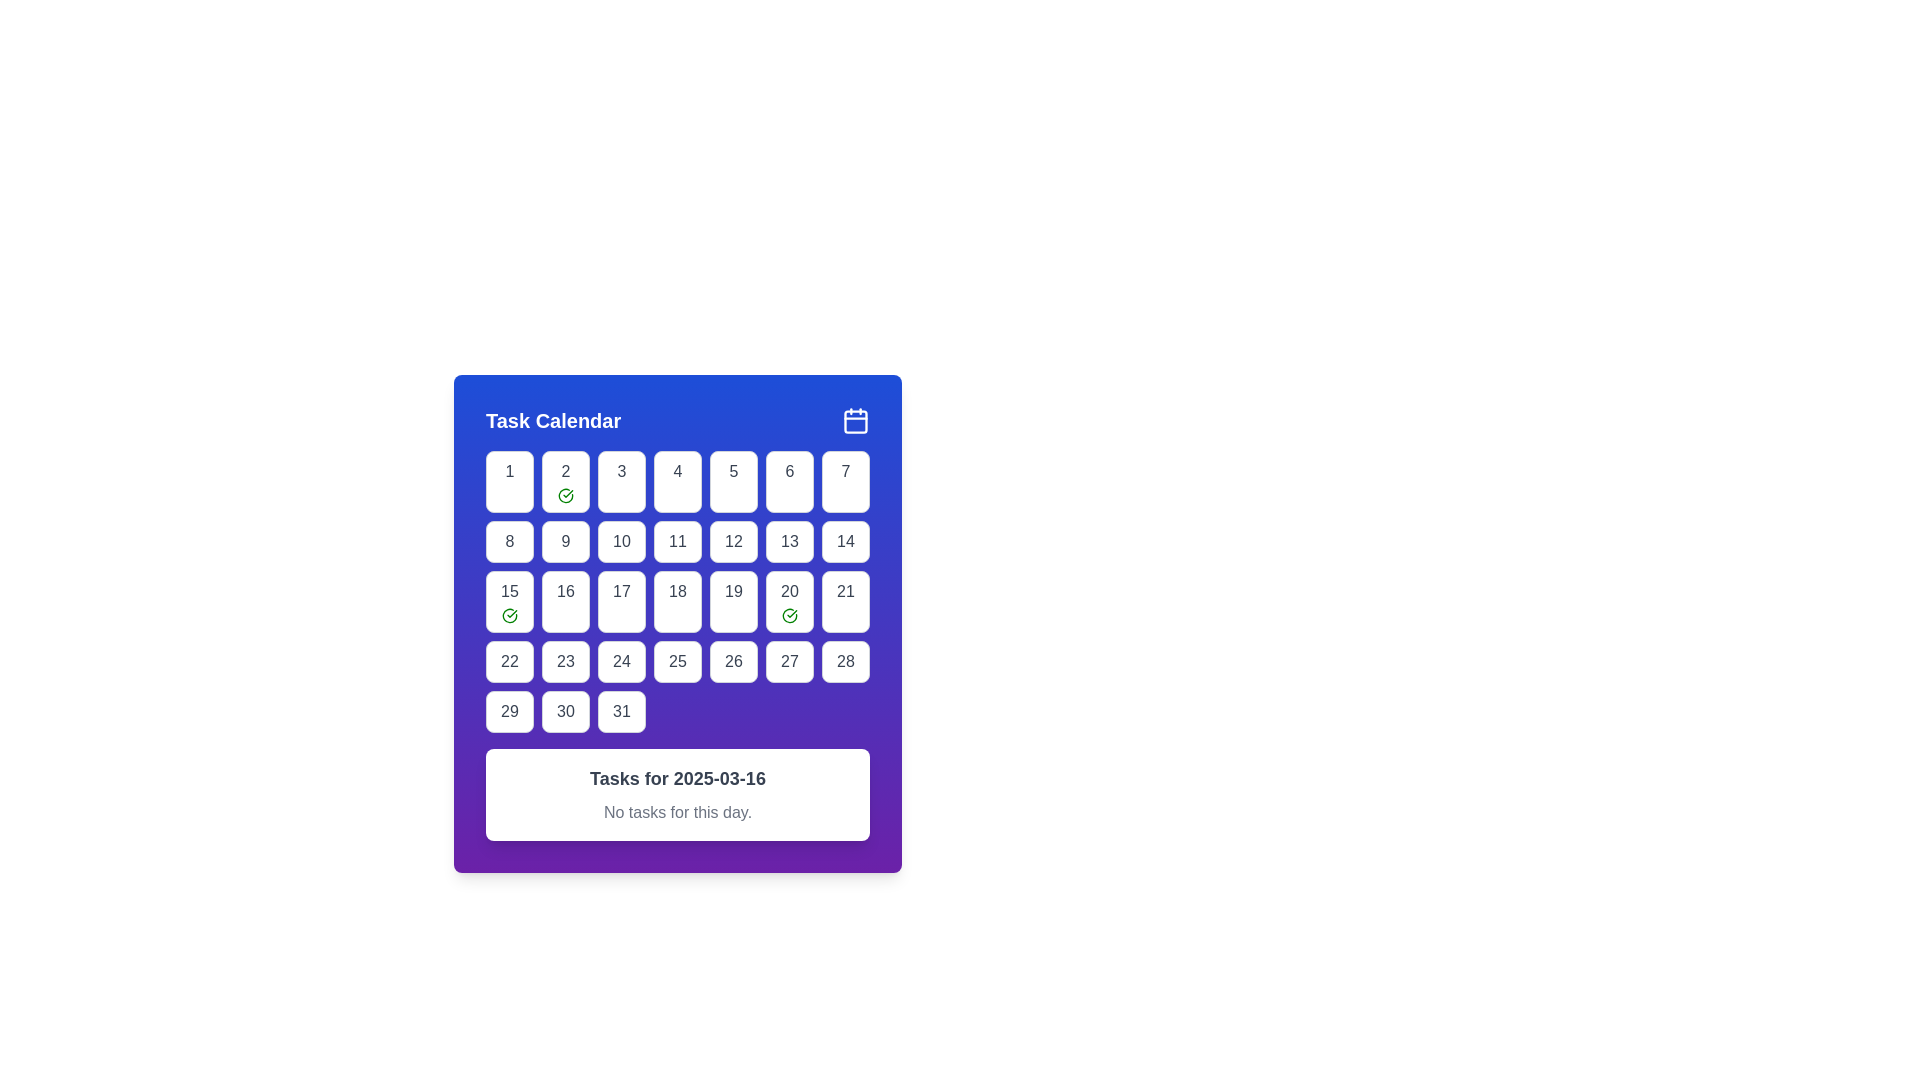  Describe the element at coordinates (565, 600) in the screenshot. I see `the day selection cell displaying '16' in the 'Task Calendar', located in the third row and third column of the grid layout` at that location.